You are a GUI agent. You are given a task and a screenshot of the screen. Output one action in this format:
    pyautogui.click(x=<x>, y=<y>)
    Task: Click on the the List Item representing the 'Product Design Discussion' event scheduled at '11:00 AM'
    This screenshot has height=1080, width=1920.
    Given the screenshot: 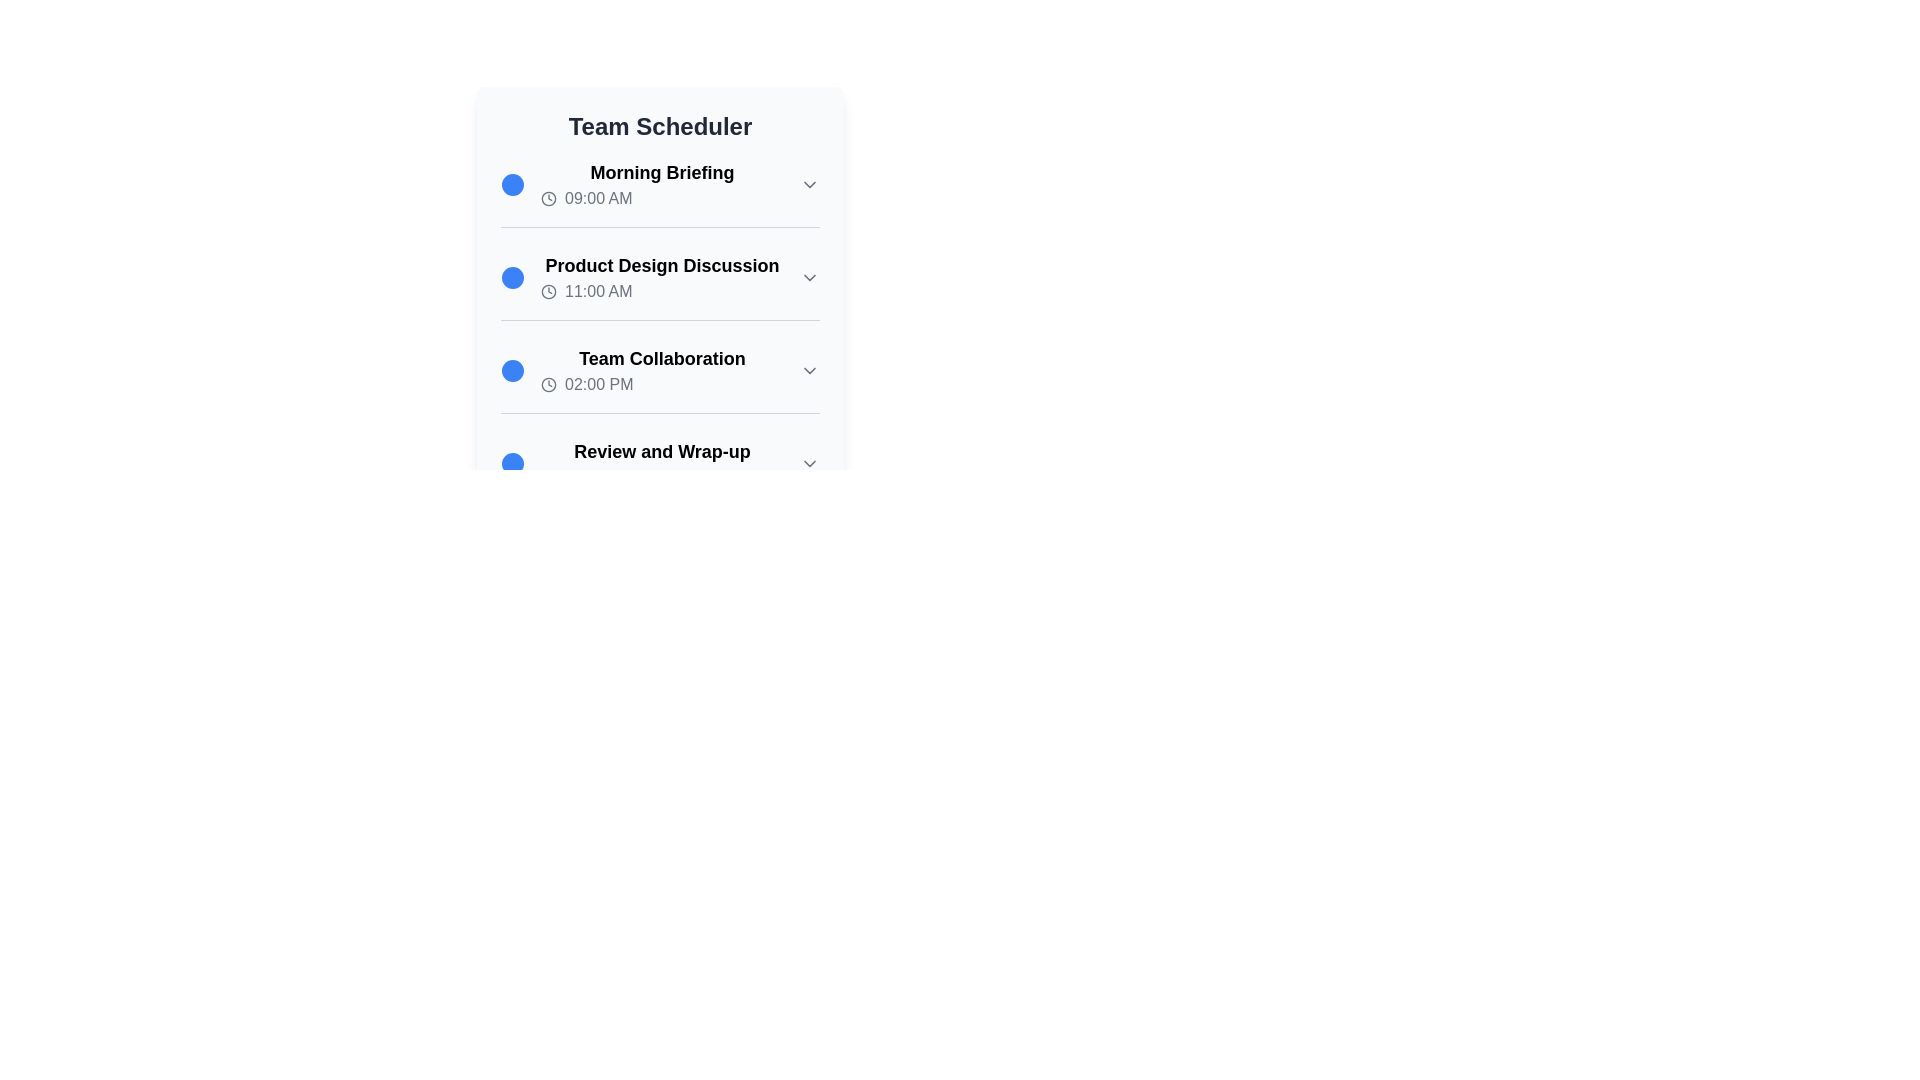 What is the action you would take?
    pyautogui.click(x=662, y=277)
    